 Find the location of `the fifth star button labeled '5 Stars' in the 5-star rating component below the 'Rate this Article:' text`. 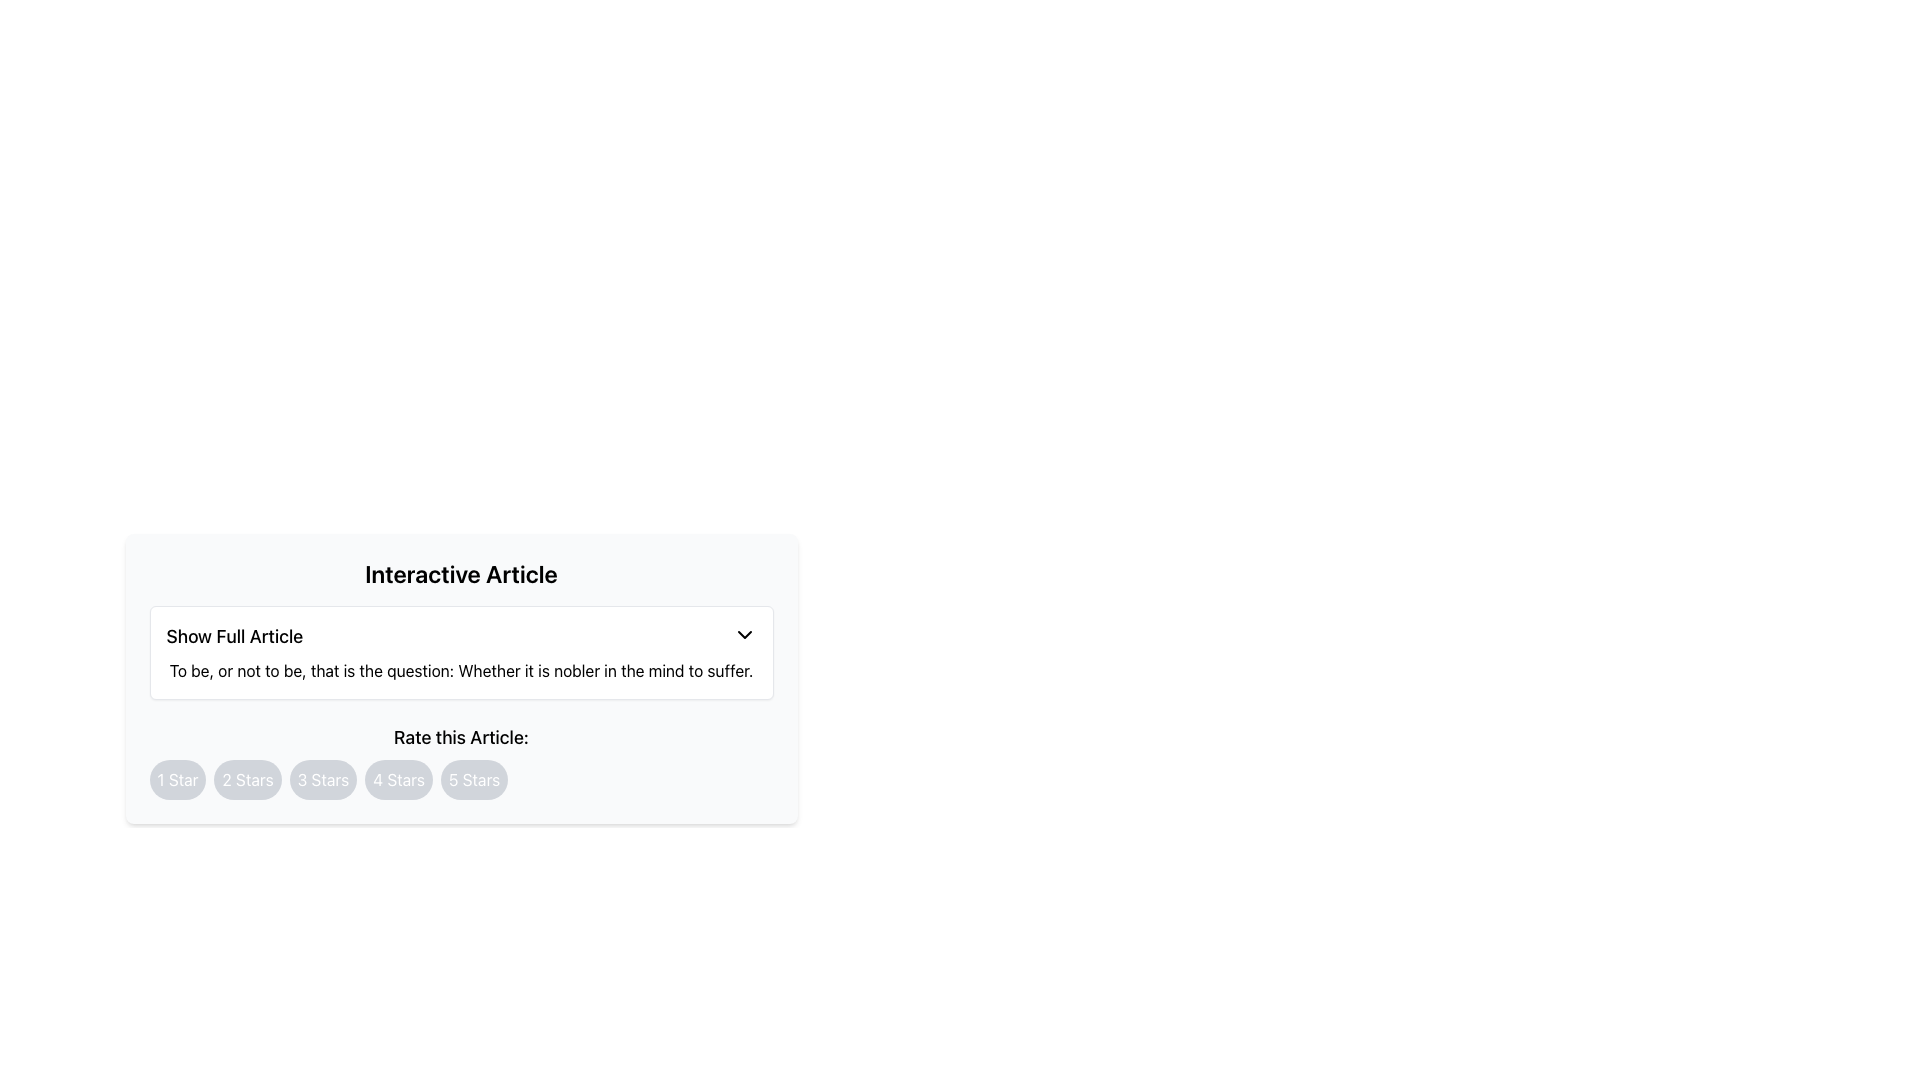

the fifth star button labeled '5 Stars' in the 5-star rating component below the 'Rate this Article:' text is located at coordinates (460, 762).